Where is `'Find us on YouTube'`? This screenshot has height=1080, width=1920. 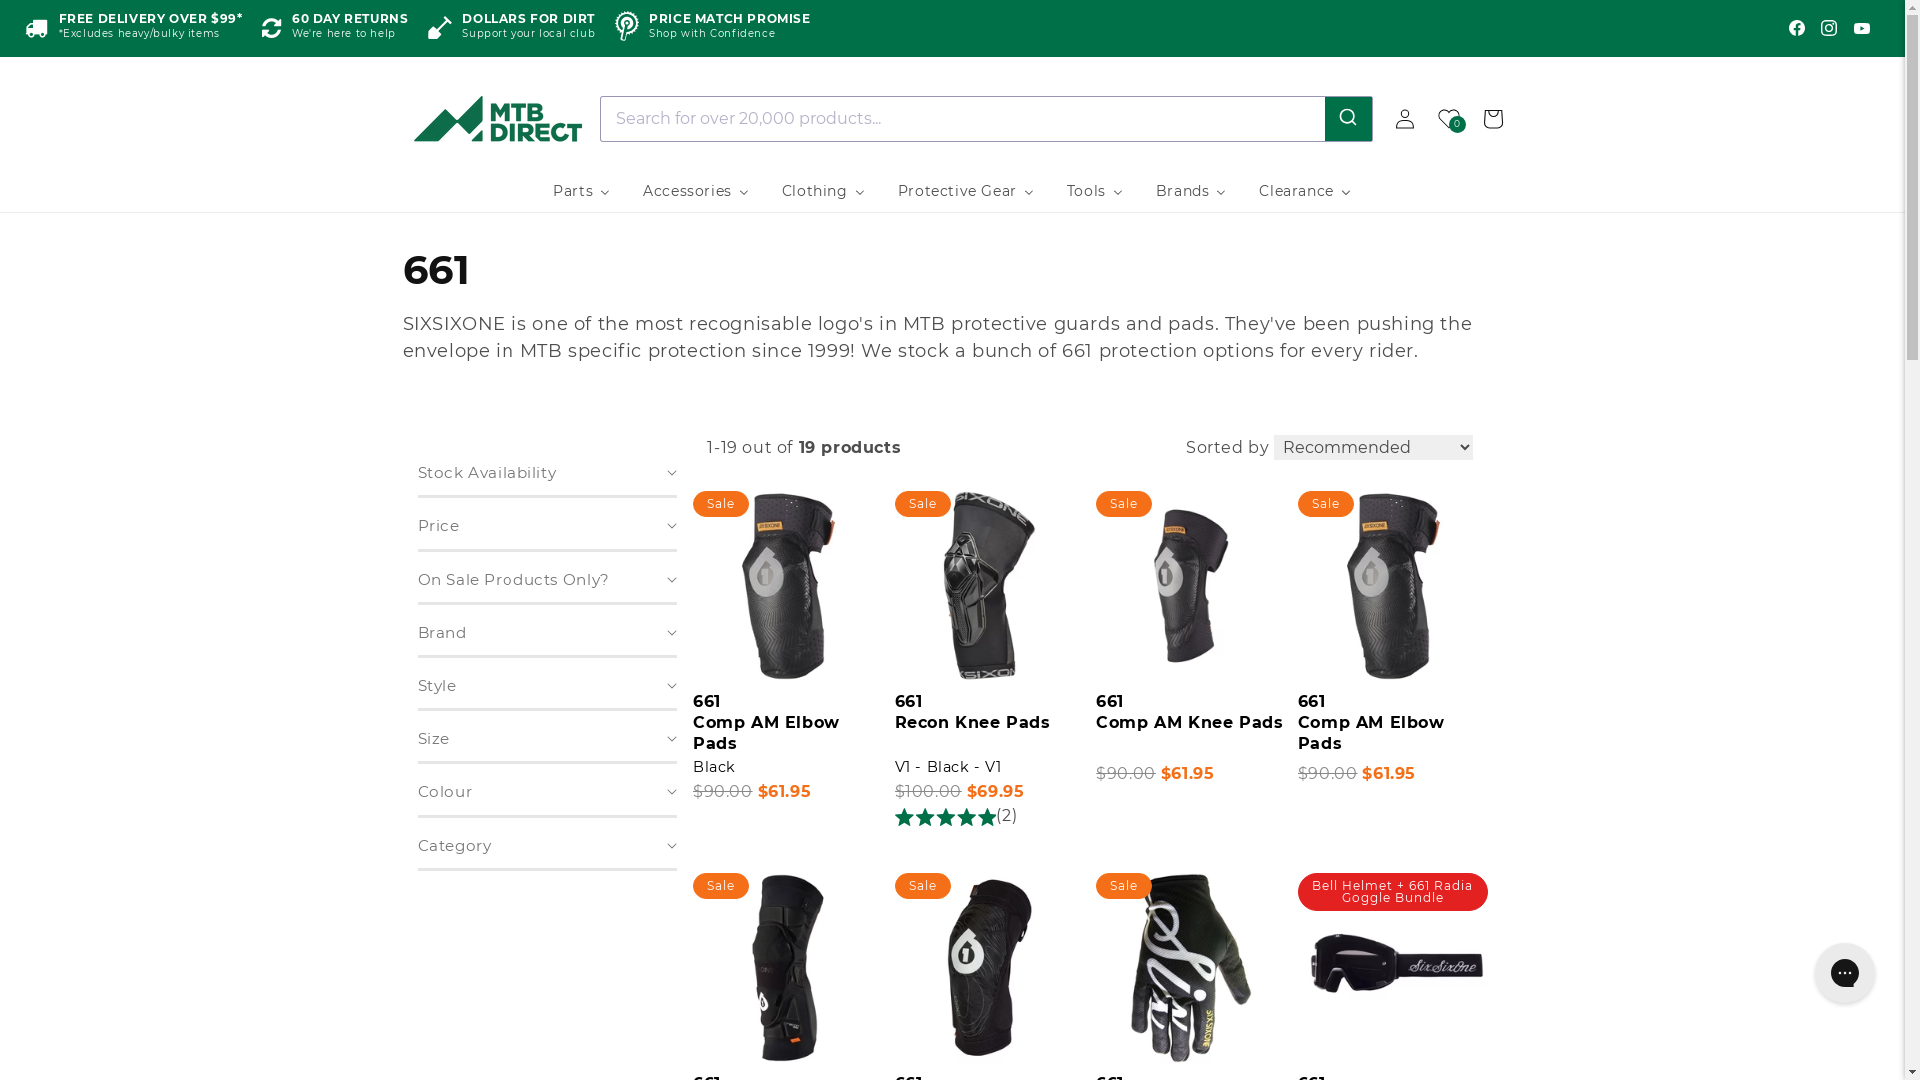
'Find us on YouTube' is located at coordinates (1861, 27).